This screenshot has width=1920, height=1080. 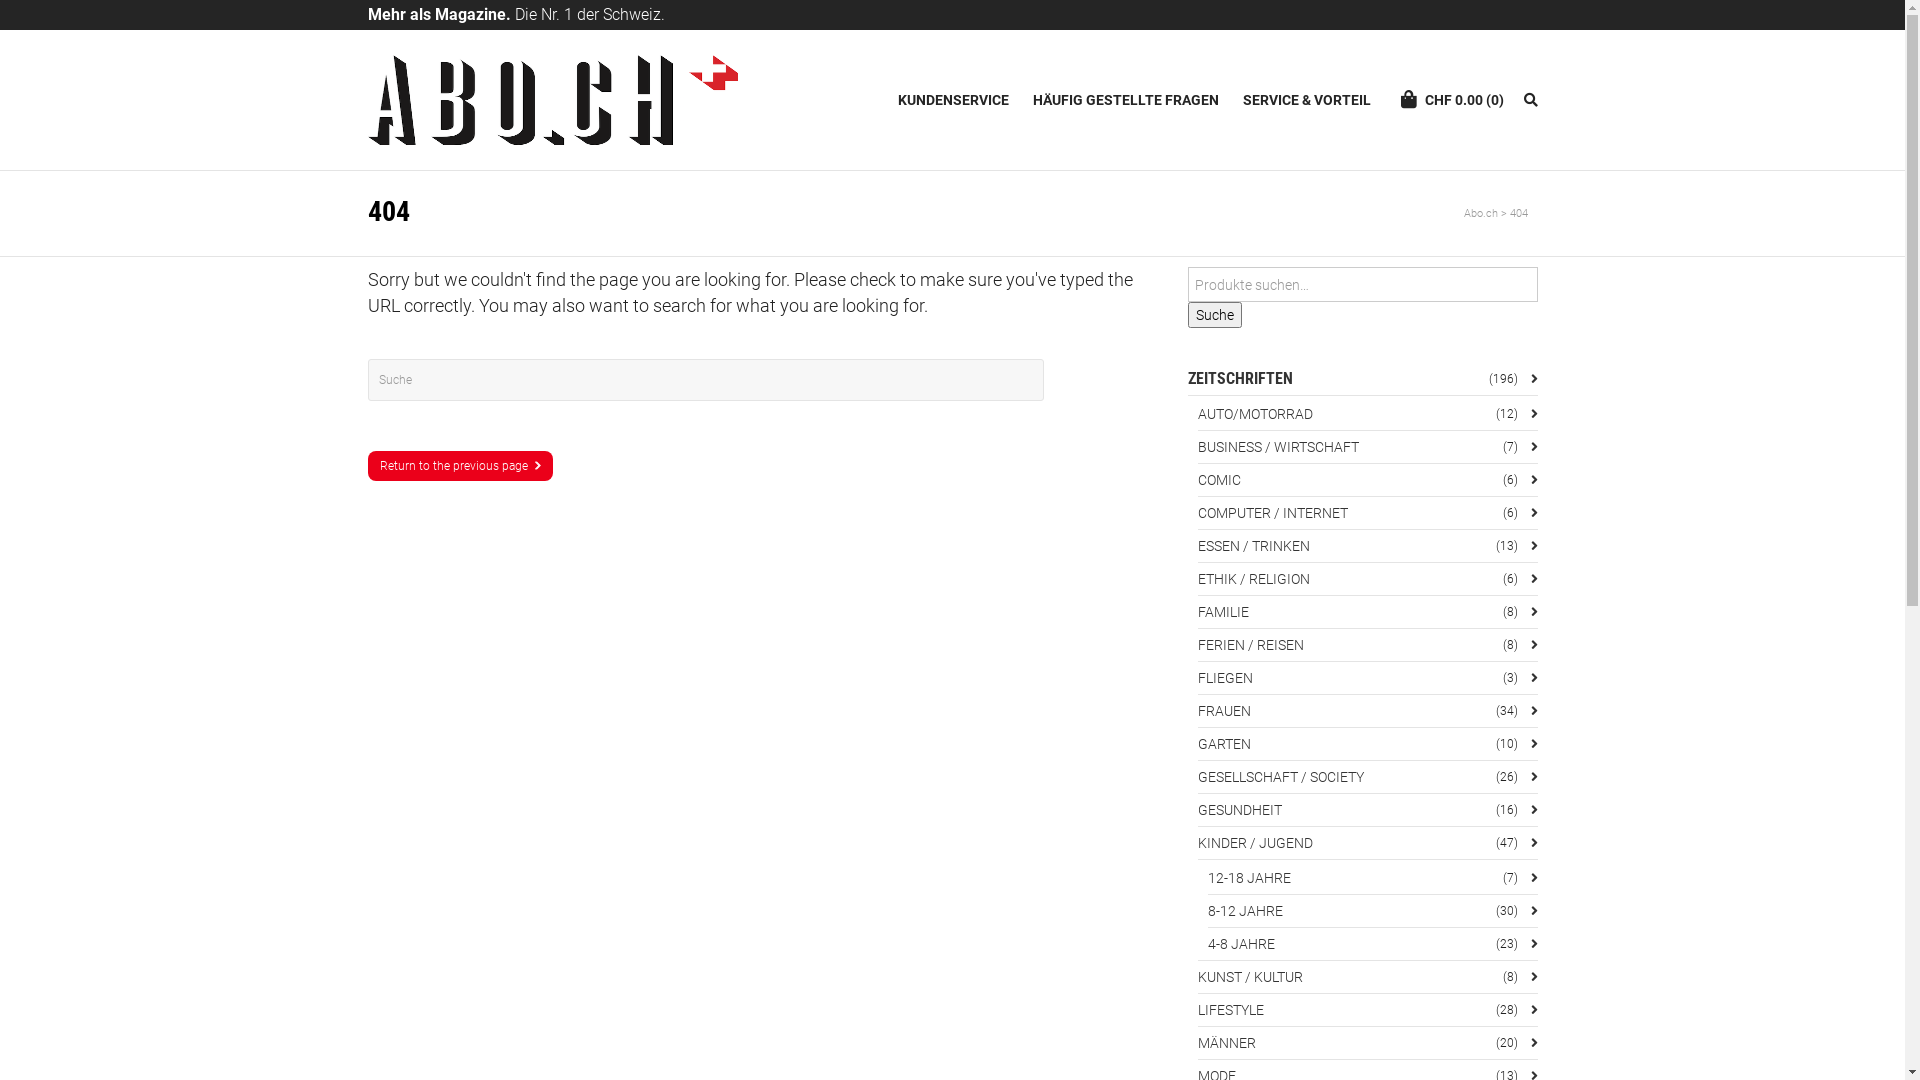 I want to click on 'KUNDENSERVICE', so click(x=887, y=100).